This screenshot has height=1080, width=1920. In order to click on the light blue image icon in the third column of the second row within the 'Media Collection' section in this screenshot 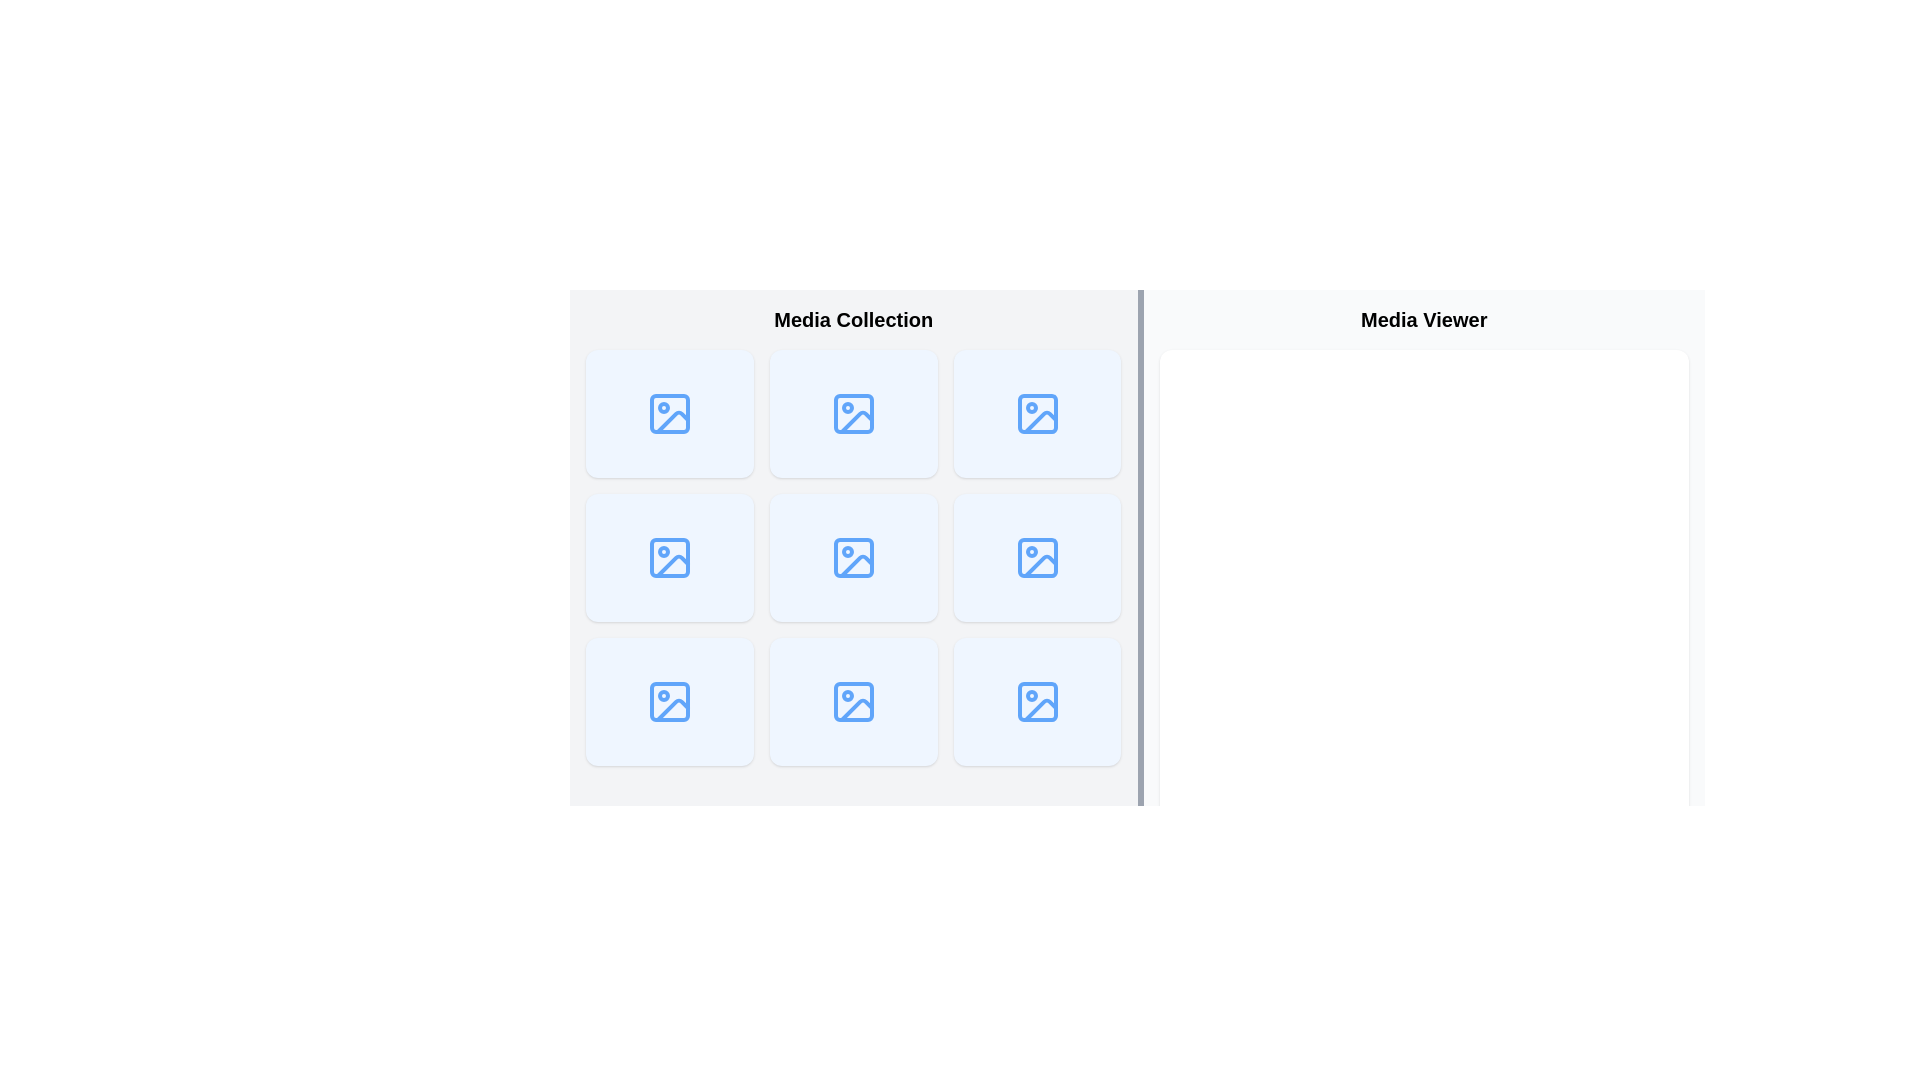, I will do `click(1037, 412)`.